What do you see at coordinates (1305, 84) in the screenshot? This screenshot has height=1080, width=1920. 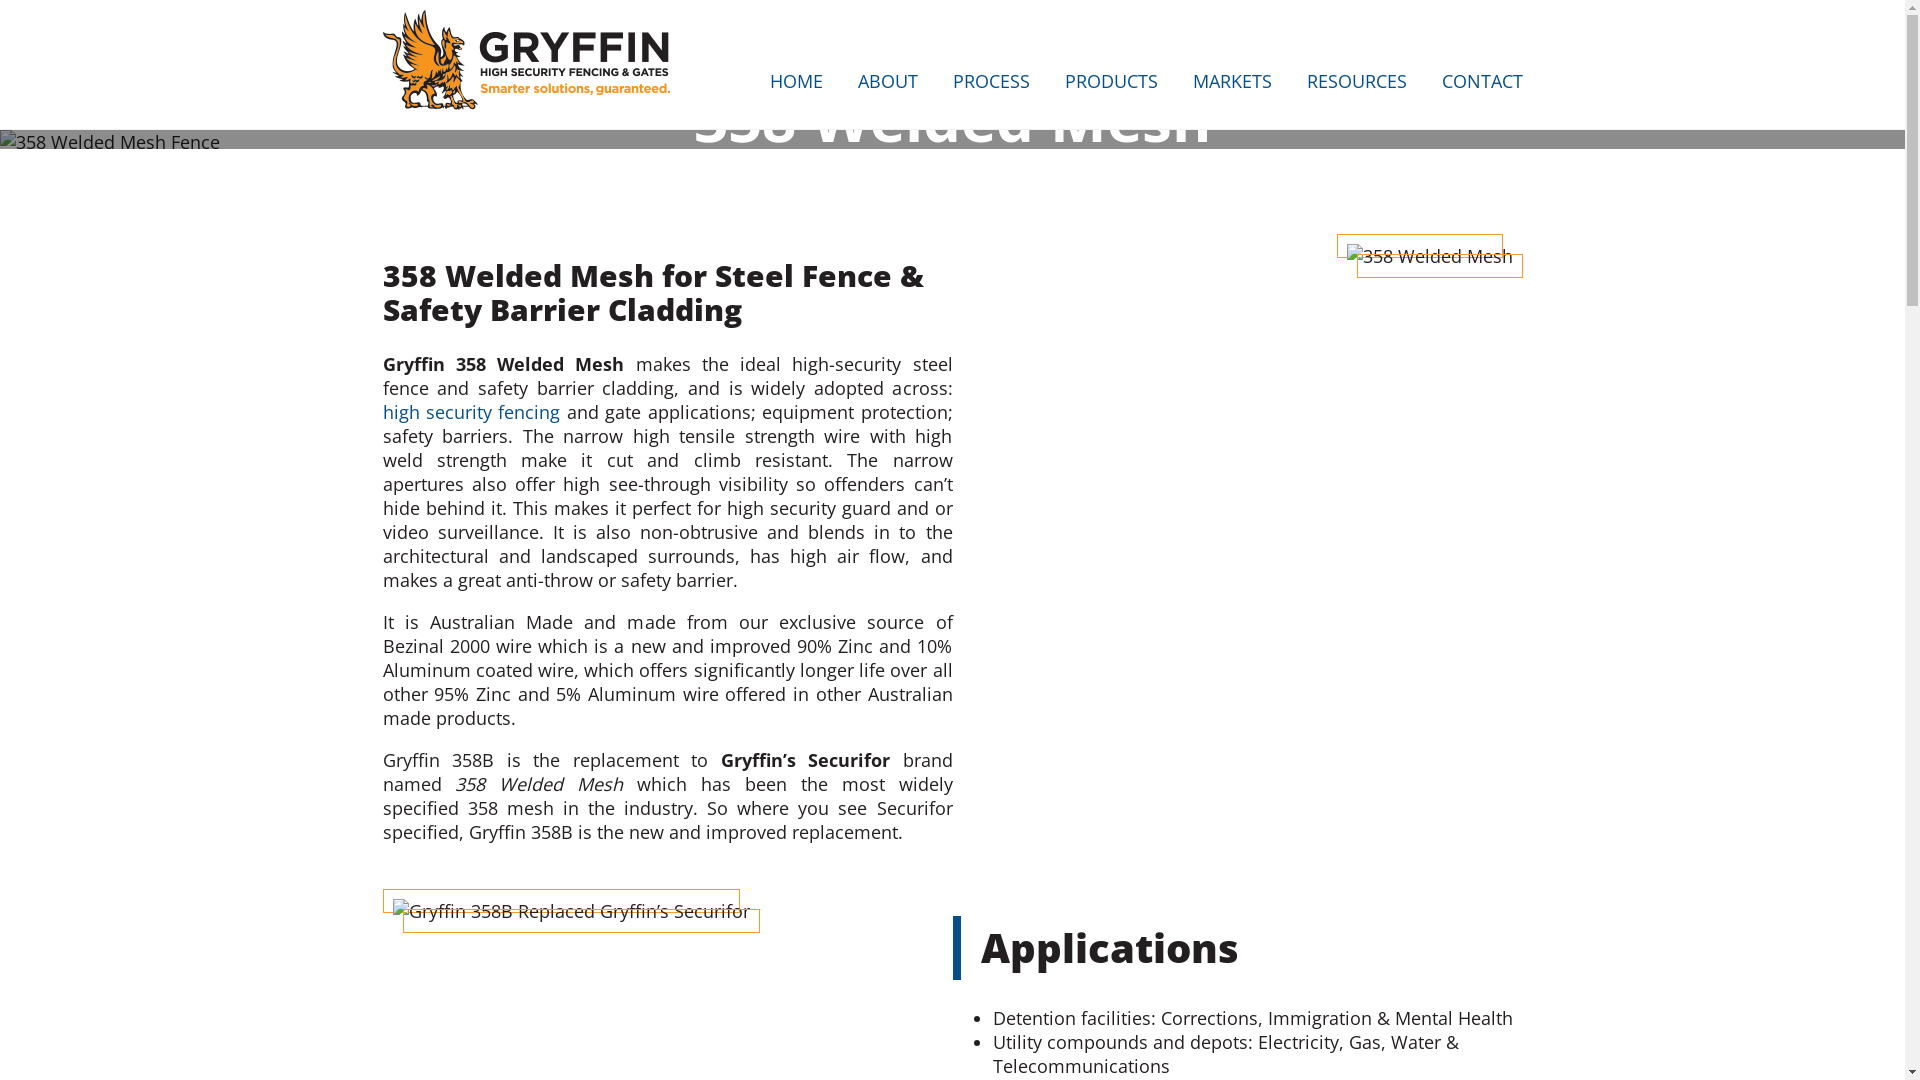 I see `'RESOURCES'` at bounding box center [1305, 84].